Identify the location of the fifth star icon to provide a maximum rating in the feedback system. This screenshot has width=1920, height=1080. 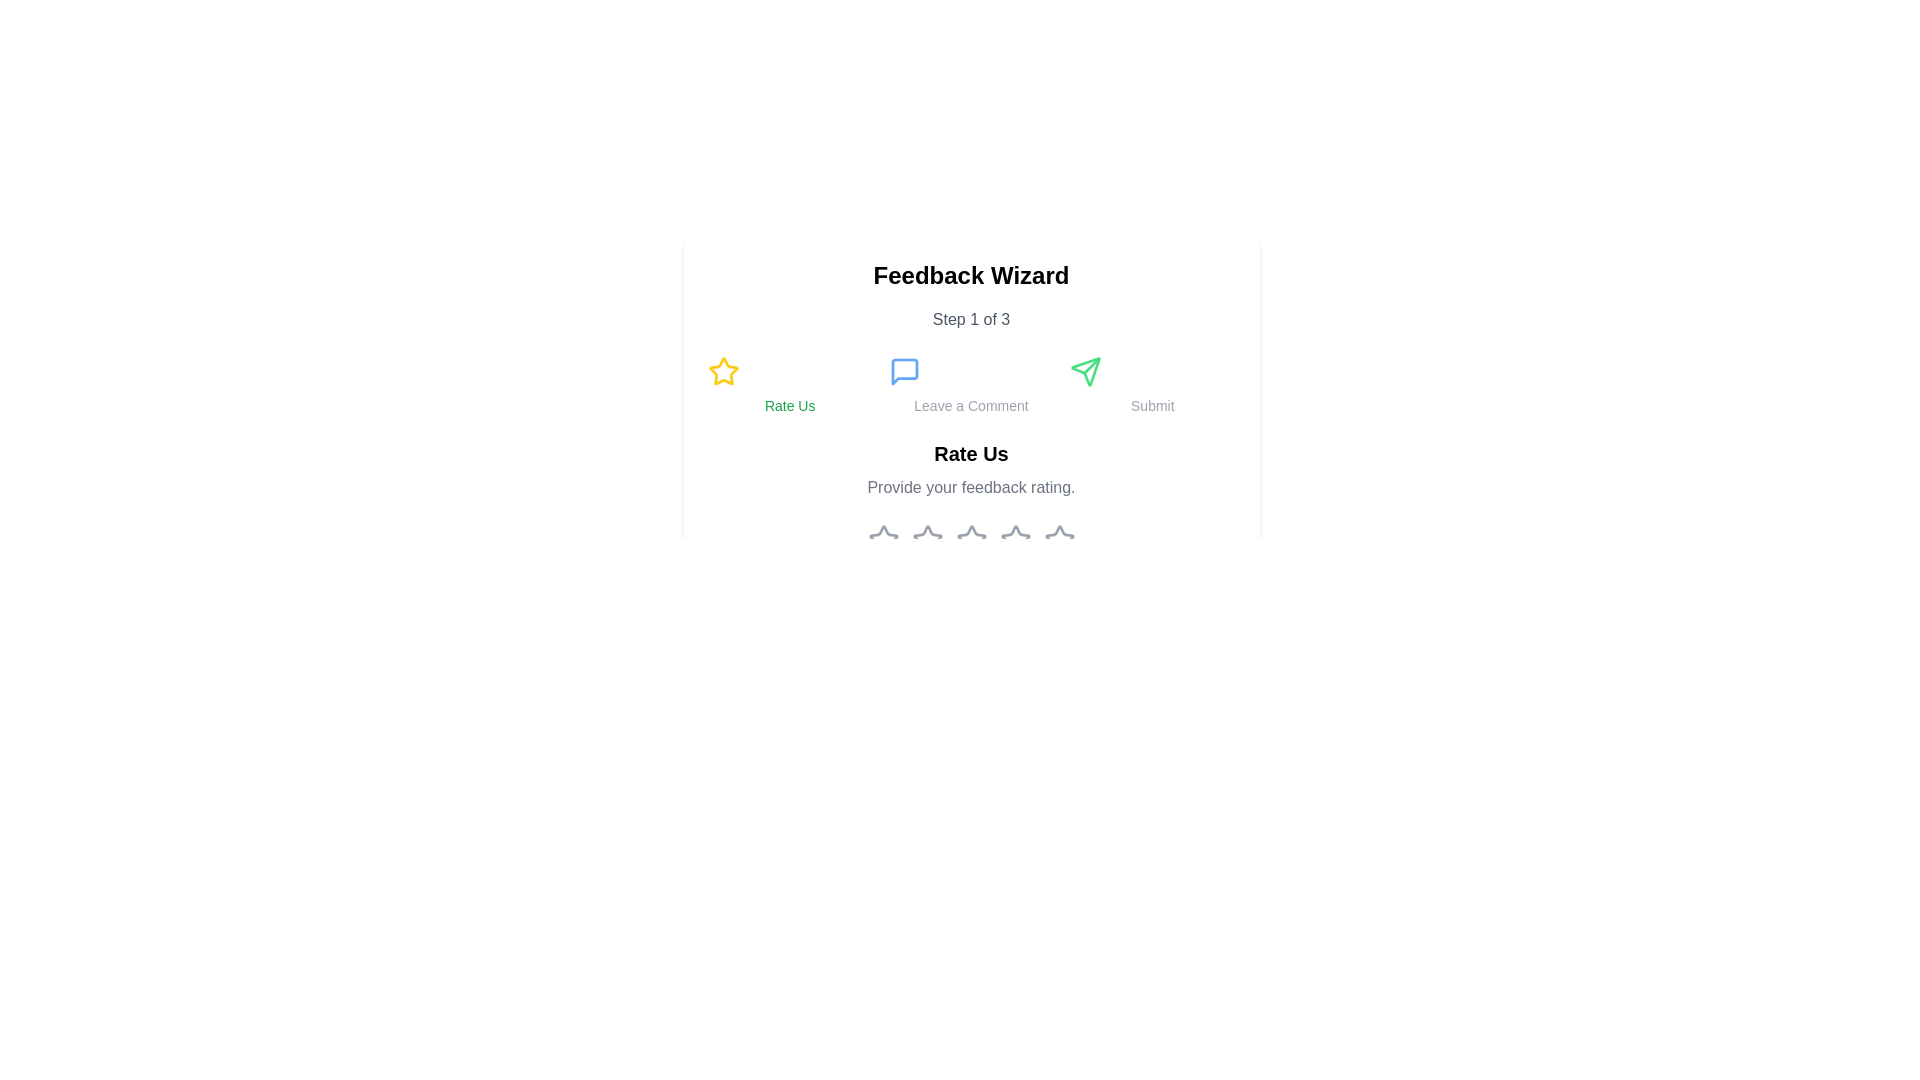
(1058, 538).